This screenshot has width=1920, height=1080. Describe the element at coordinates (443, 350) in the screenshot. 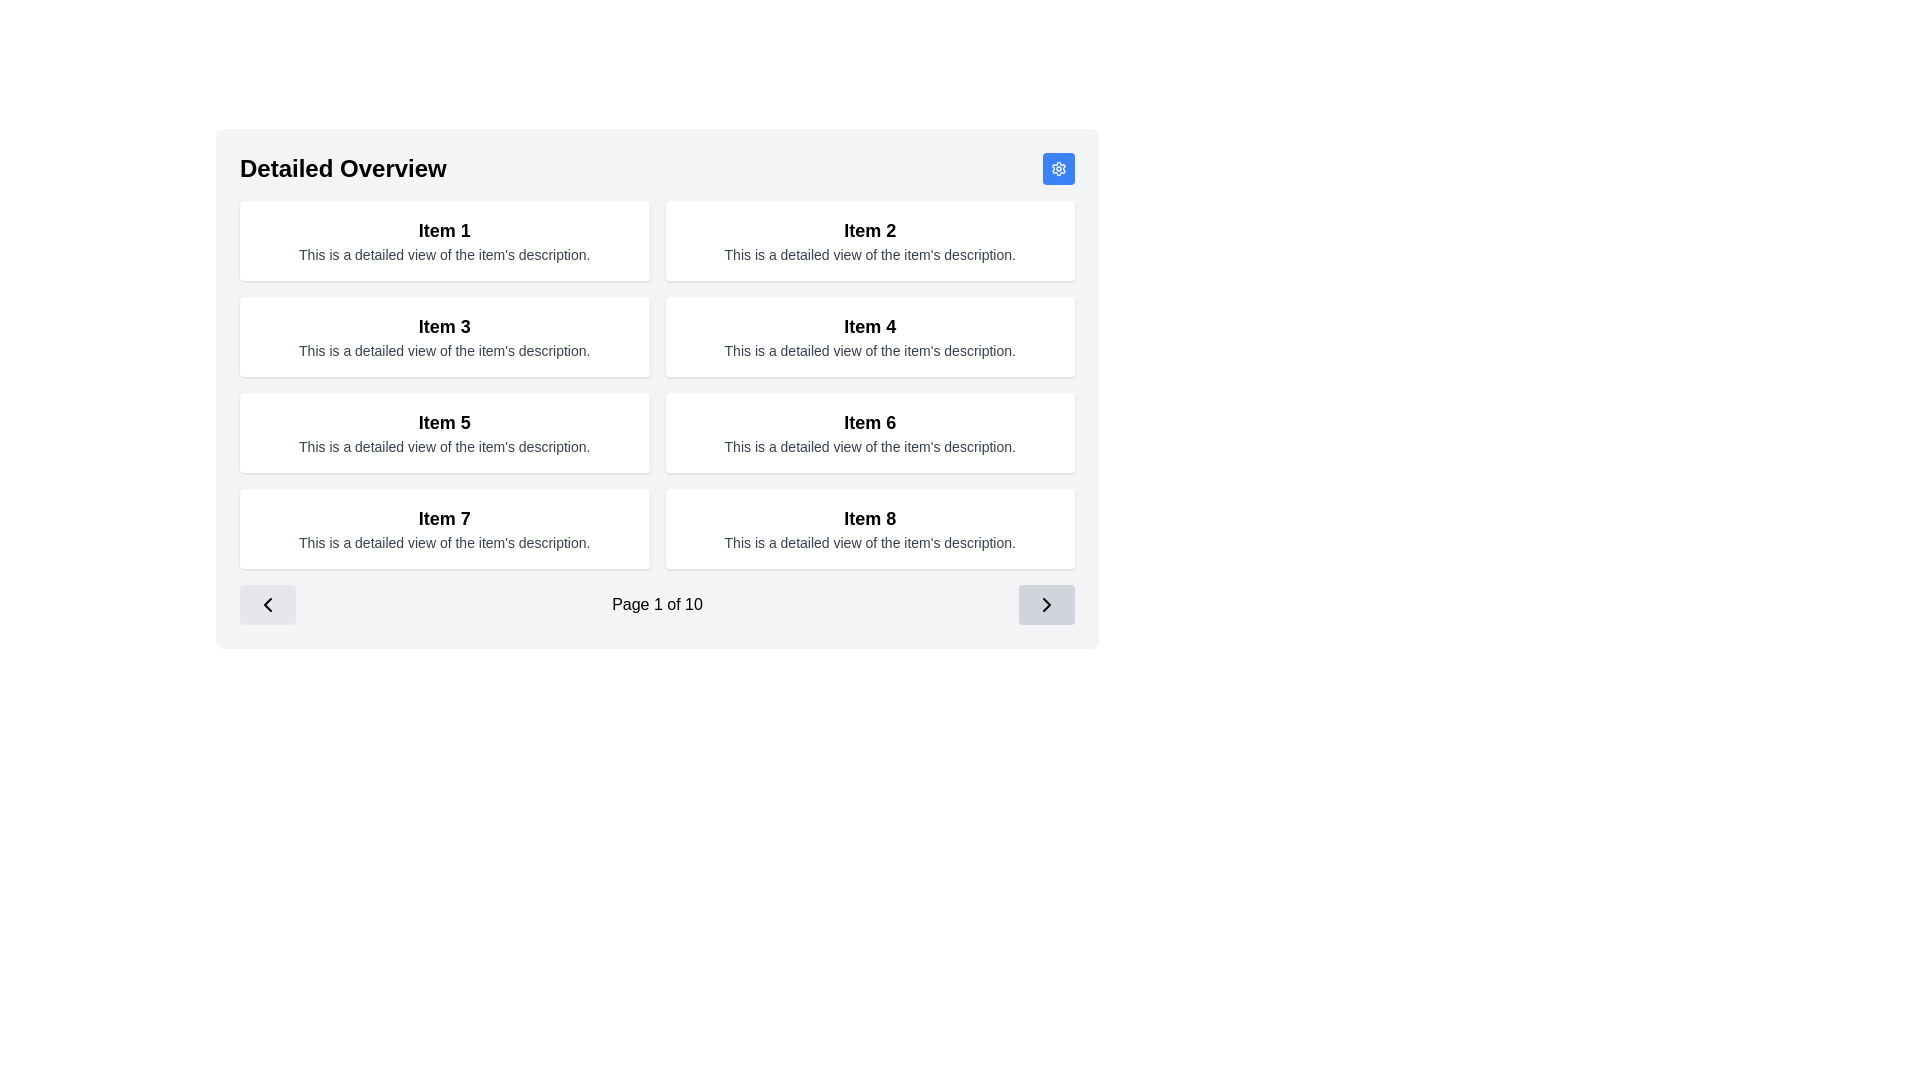

I see `the descriptive text located below the 'Item 3' title in the third item card of the grid layout` at that location.